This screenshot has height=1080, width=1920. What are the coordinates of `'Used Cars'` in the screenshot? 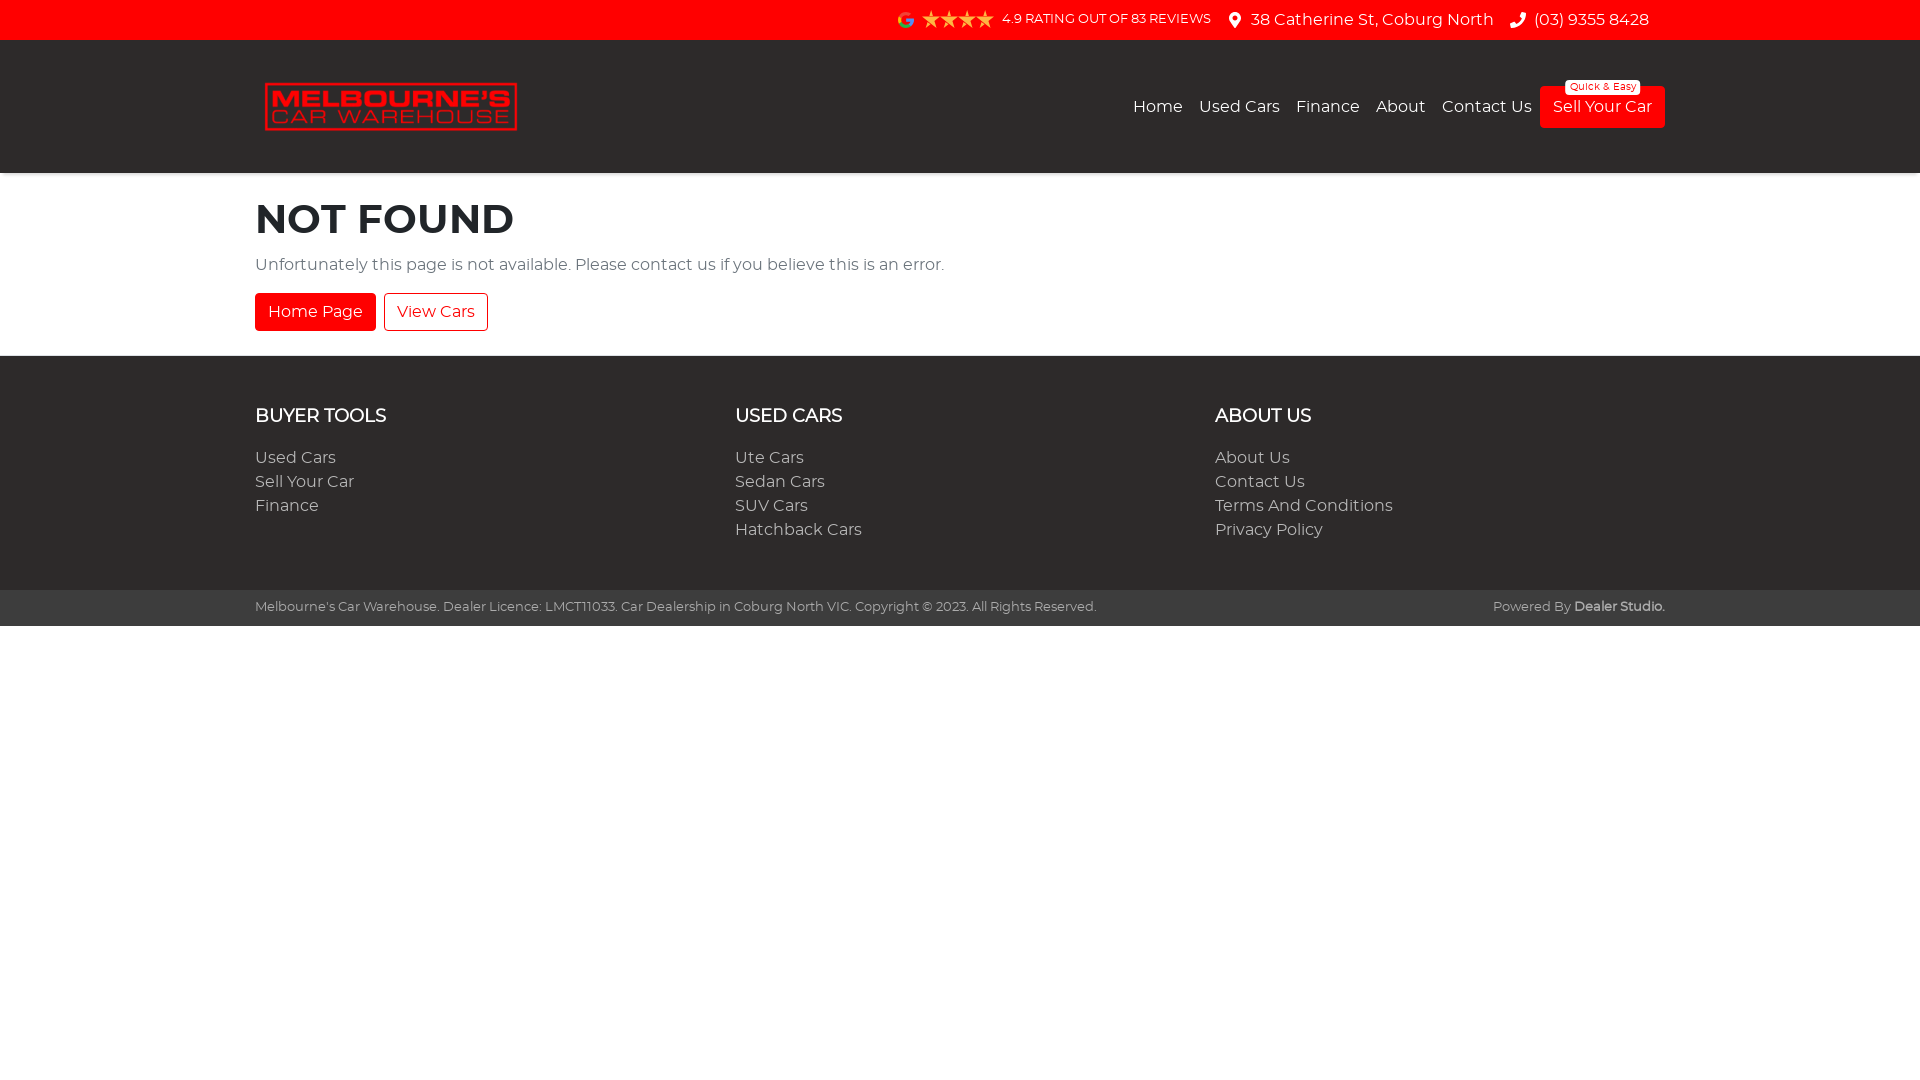 It's located at (294, 458).